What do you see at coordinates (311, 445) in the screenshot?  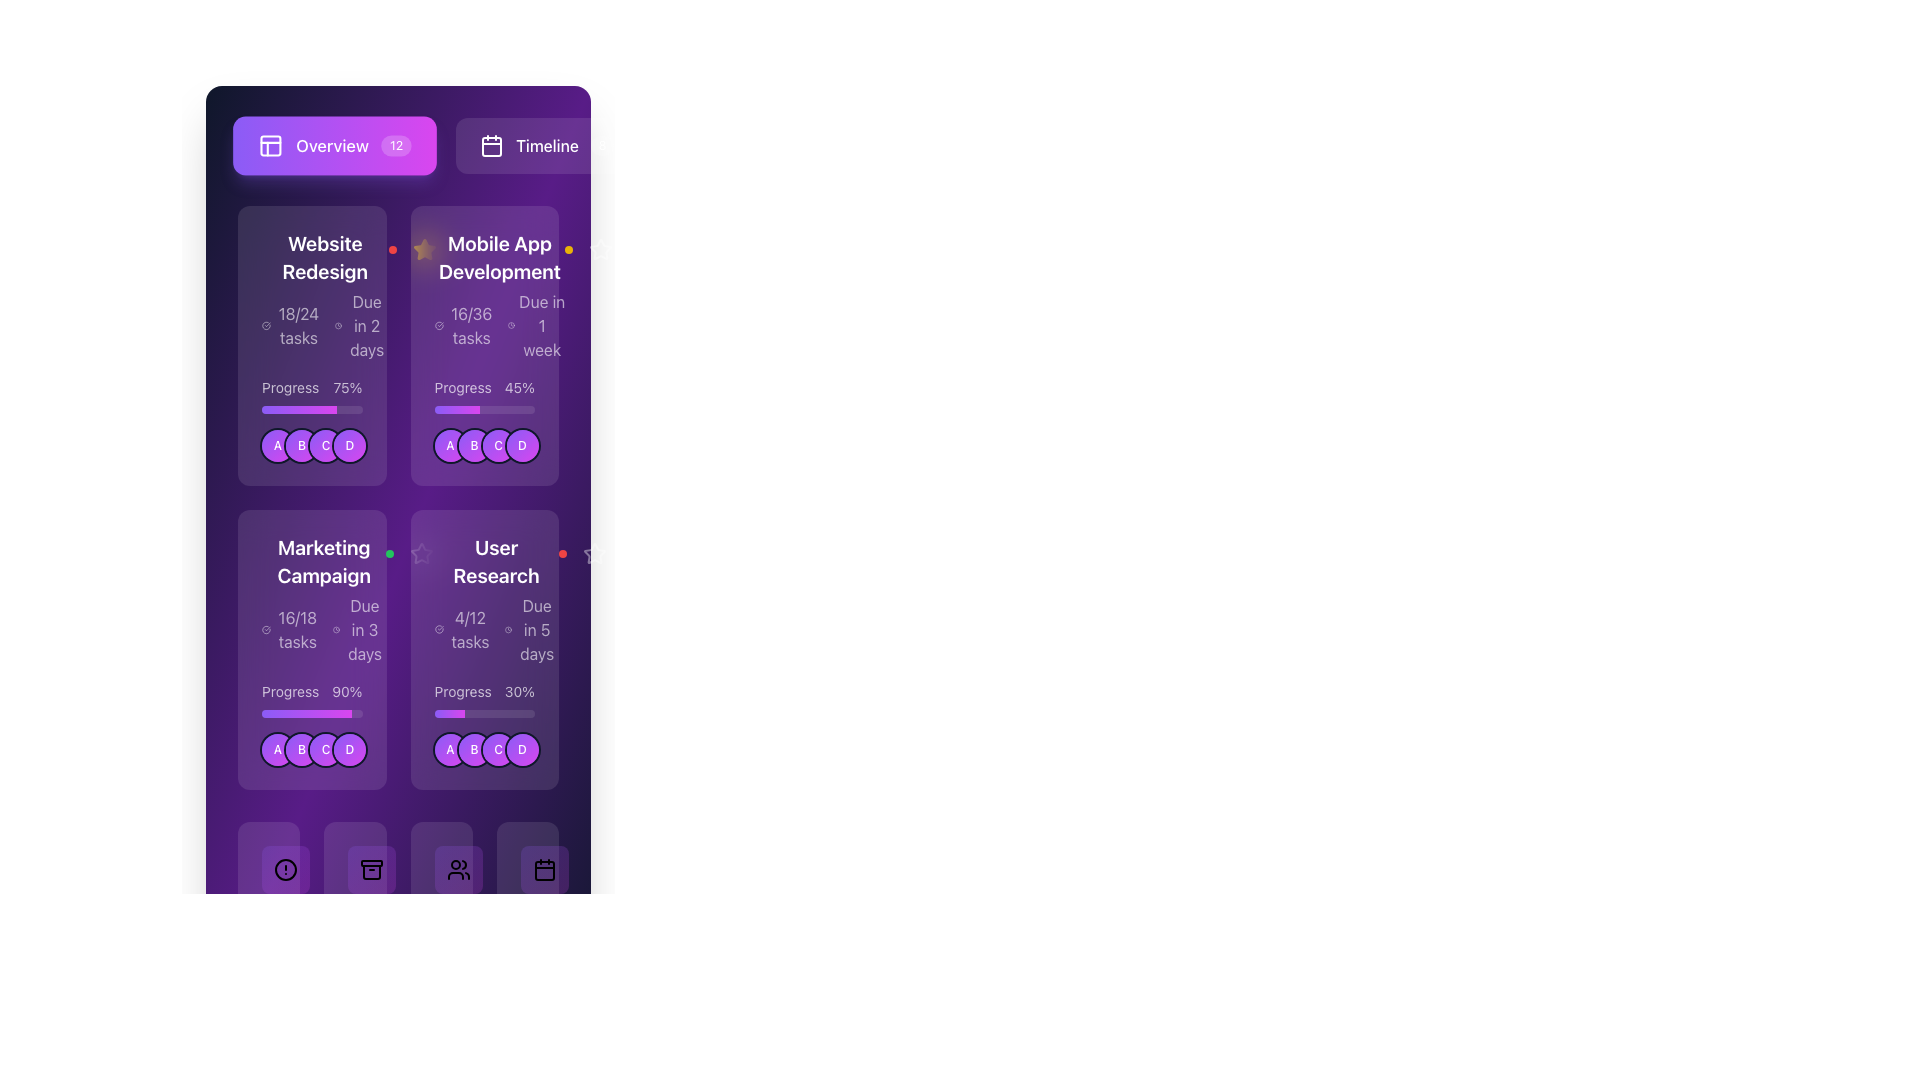 I see `the circular icon labeled 'A', 'B', 'C', or 'D' within the Icon group located` at bounding box center [311, 445].